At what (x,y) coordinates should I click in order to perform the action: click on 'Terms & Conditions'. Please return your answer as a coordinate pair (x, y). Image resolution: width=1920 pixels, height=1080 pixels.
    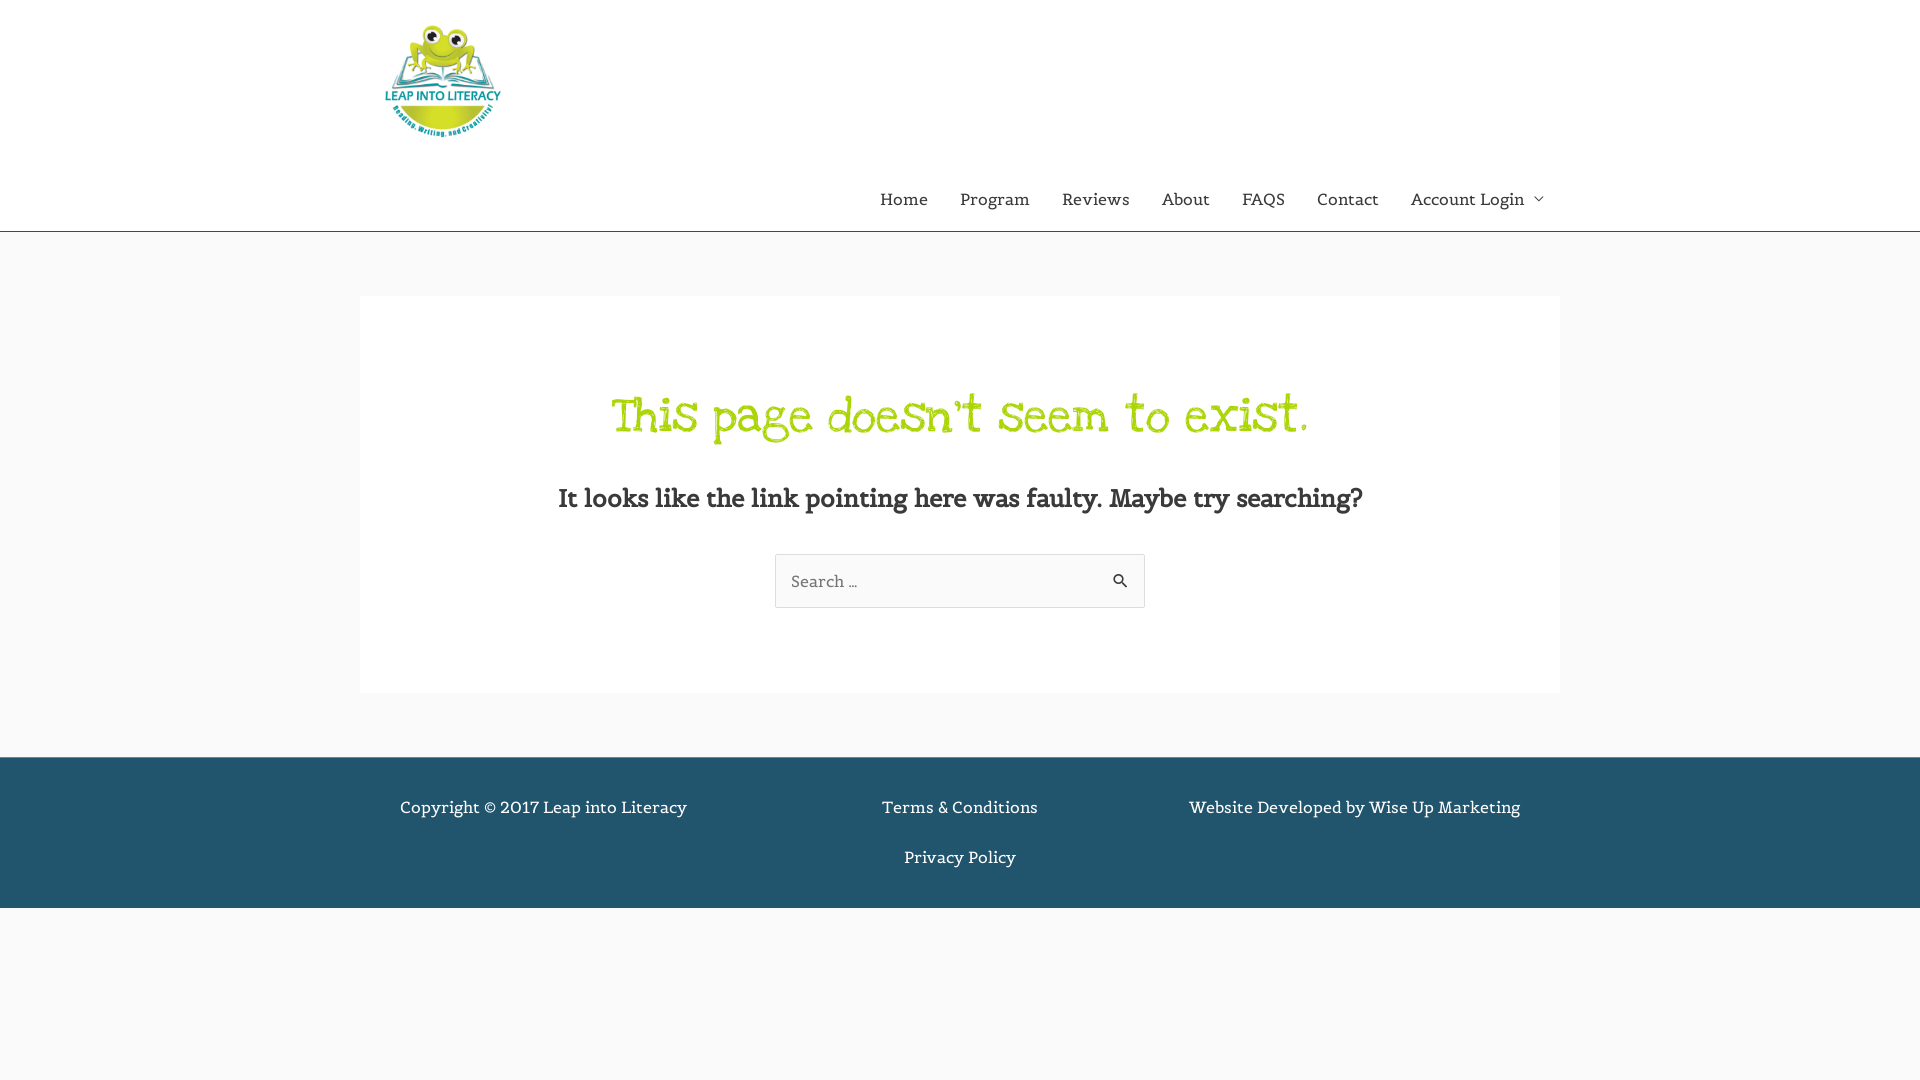
    Looking at the image, I should click on (960, 805).